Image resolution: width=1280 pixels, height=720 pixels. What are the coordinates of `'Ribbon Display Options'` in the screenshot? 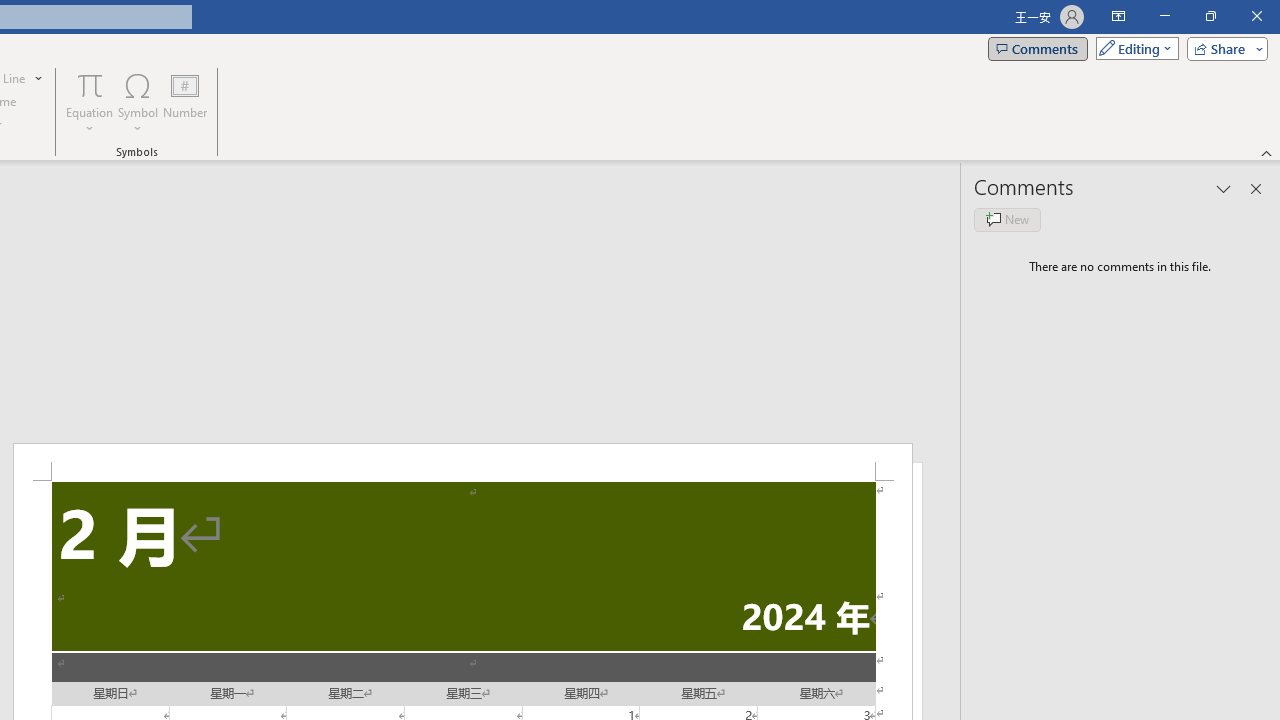 It's located at (1117, 16).